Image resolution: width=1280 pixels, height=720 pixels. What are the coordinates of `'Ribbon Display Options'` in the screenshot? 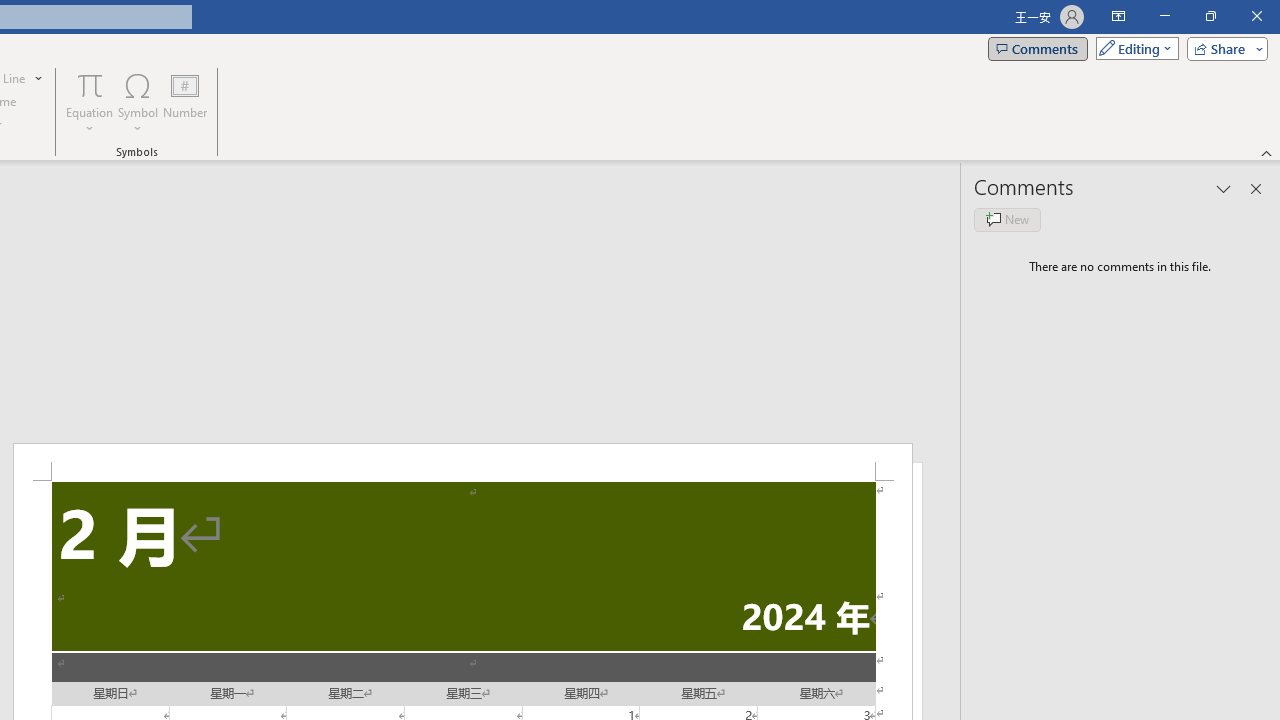 It's located at (1117, 16).